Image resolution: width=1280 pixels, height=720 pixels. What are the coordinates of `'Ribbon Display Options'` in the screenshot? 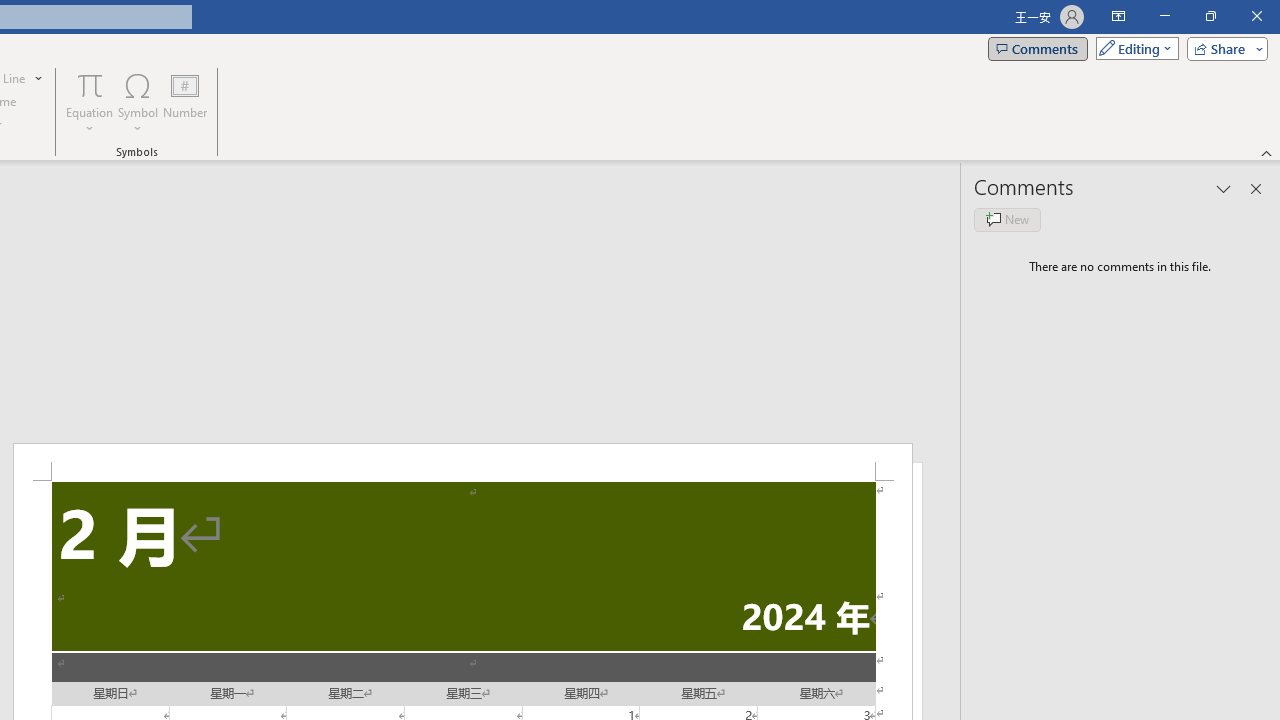 It's located at (1117, 16).